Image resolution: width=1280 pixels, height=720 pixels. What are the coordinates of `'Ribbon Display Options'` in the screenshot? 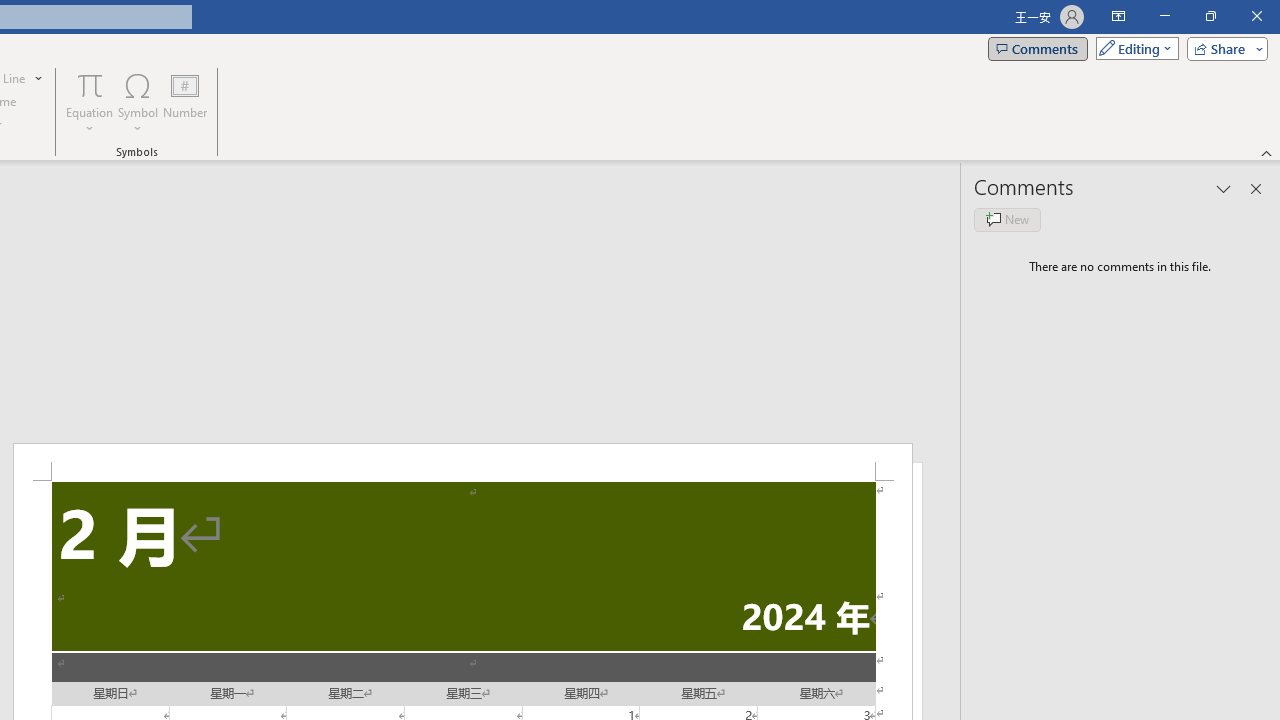 It's located at (1117, 16).